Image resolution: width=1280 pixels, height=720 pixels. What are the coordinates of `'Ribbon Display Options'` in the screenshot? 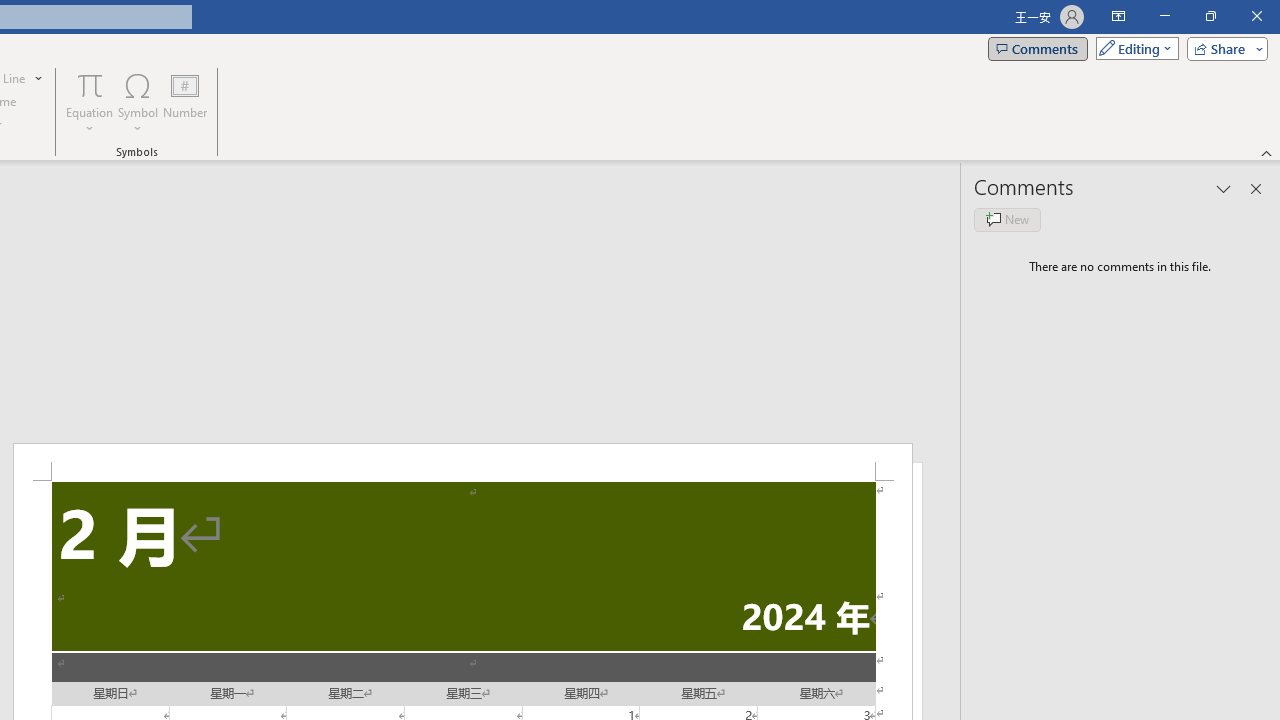 It's located at (1117, 16).